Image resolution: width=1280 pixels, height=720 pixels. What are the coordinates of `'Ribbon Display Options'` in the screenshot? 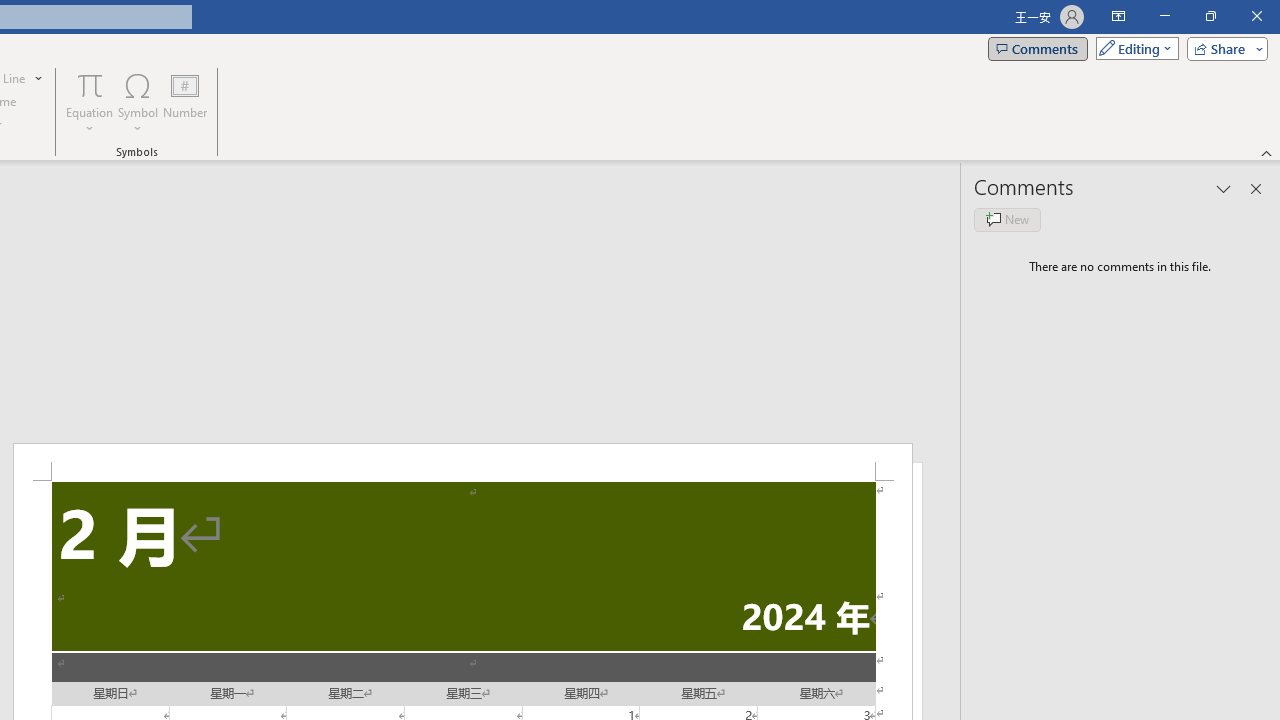 It's located at (1117, 16).